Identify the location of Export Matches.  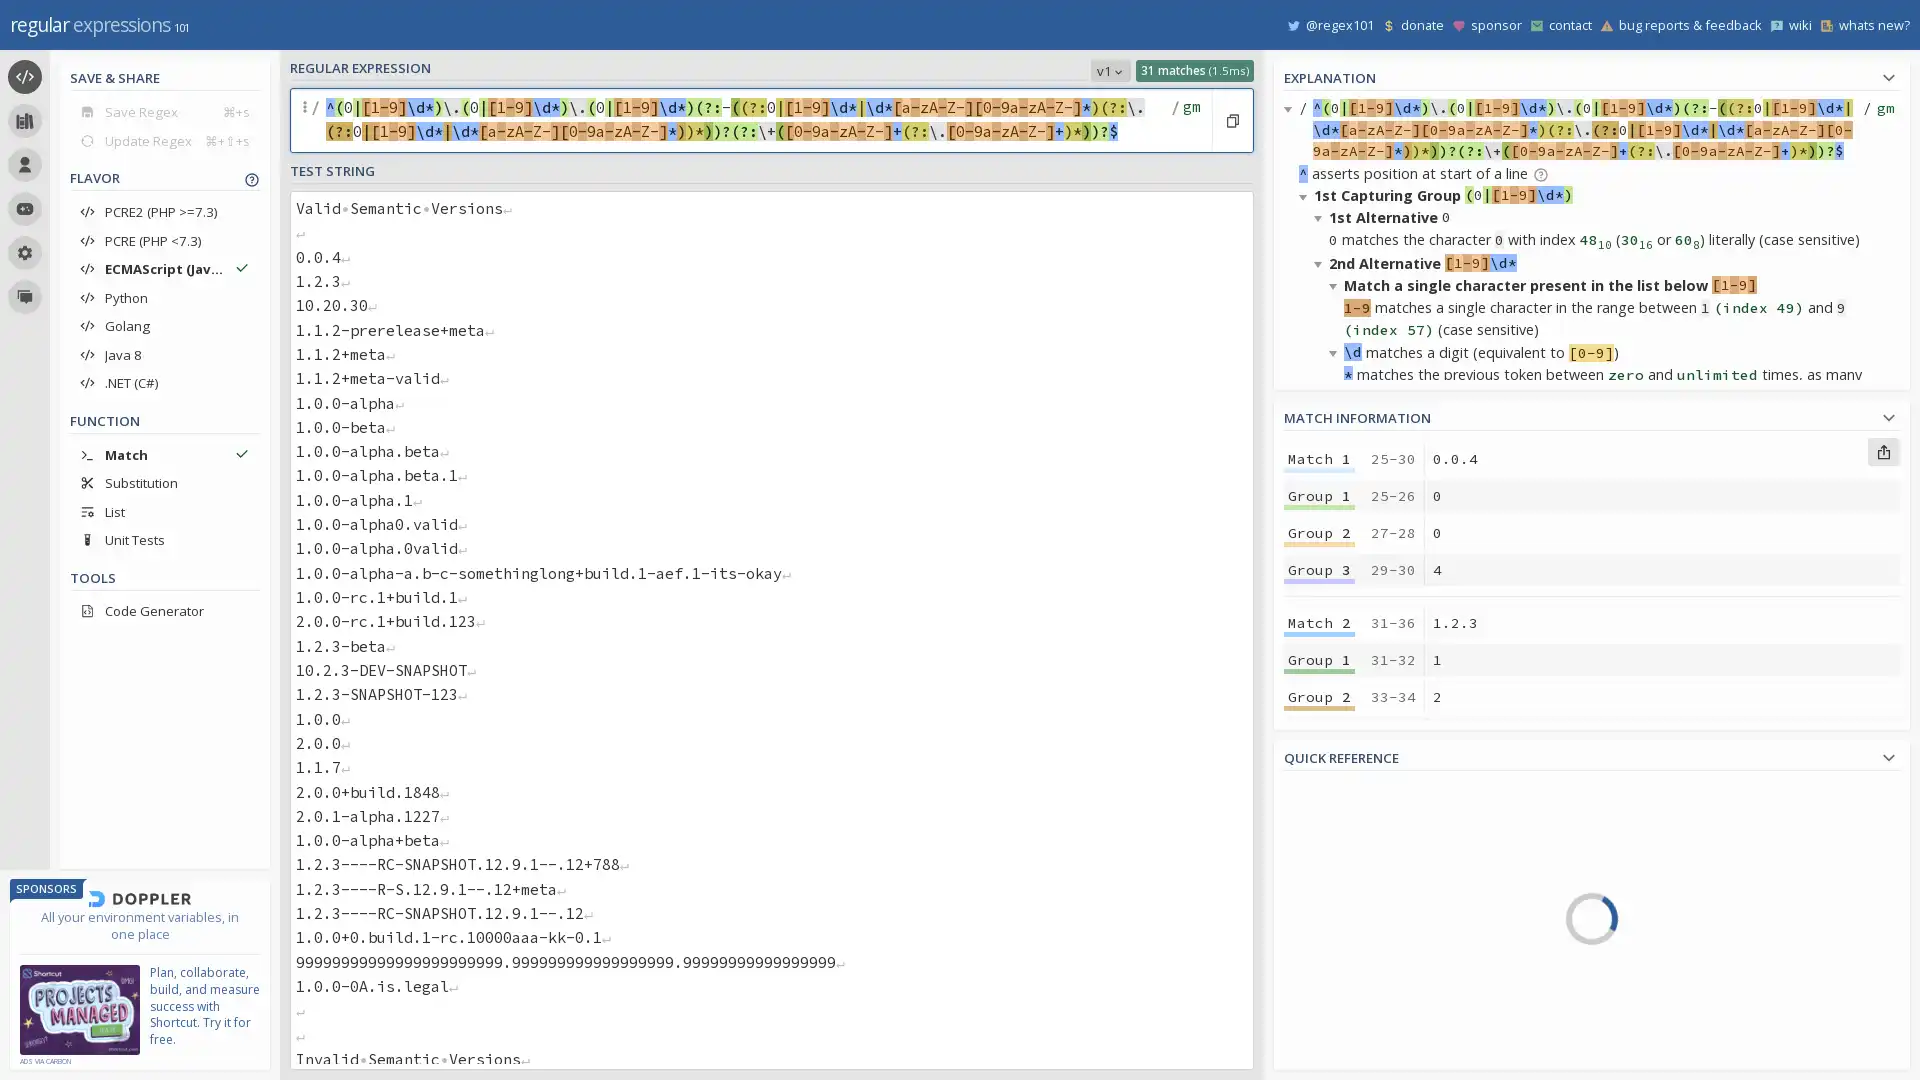
(1882, 451).